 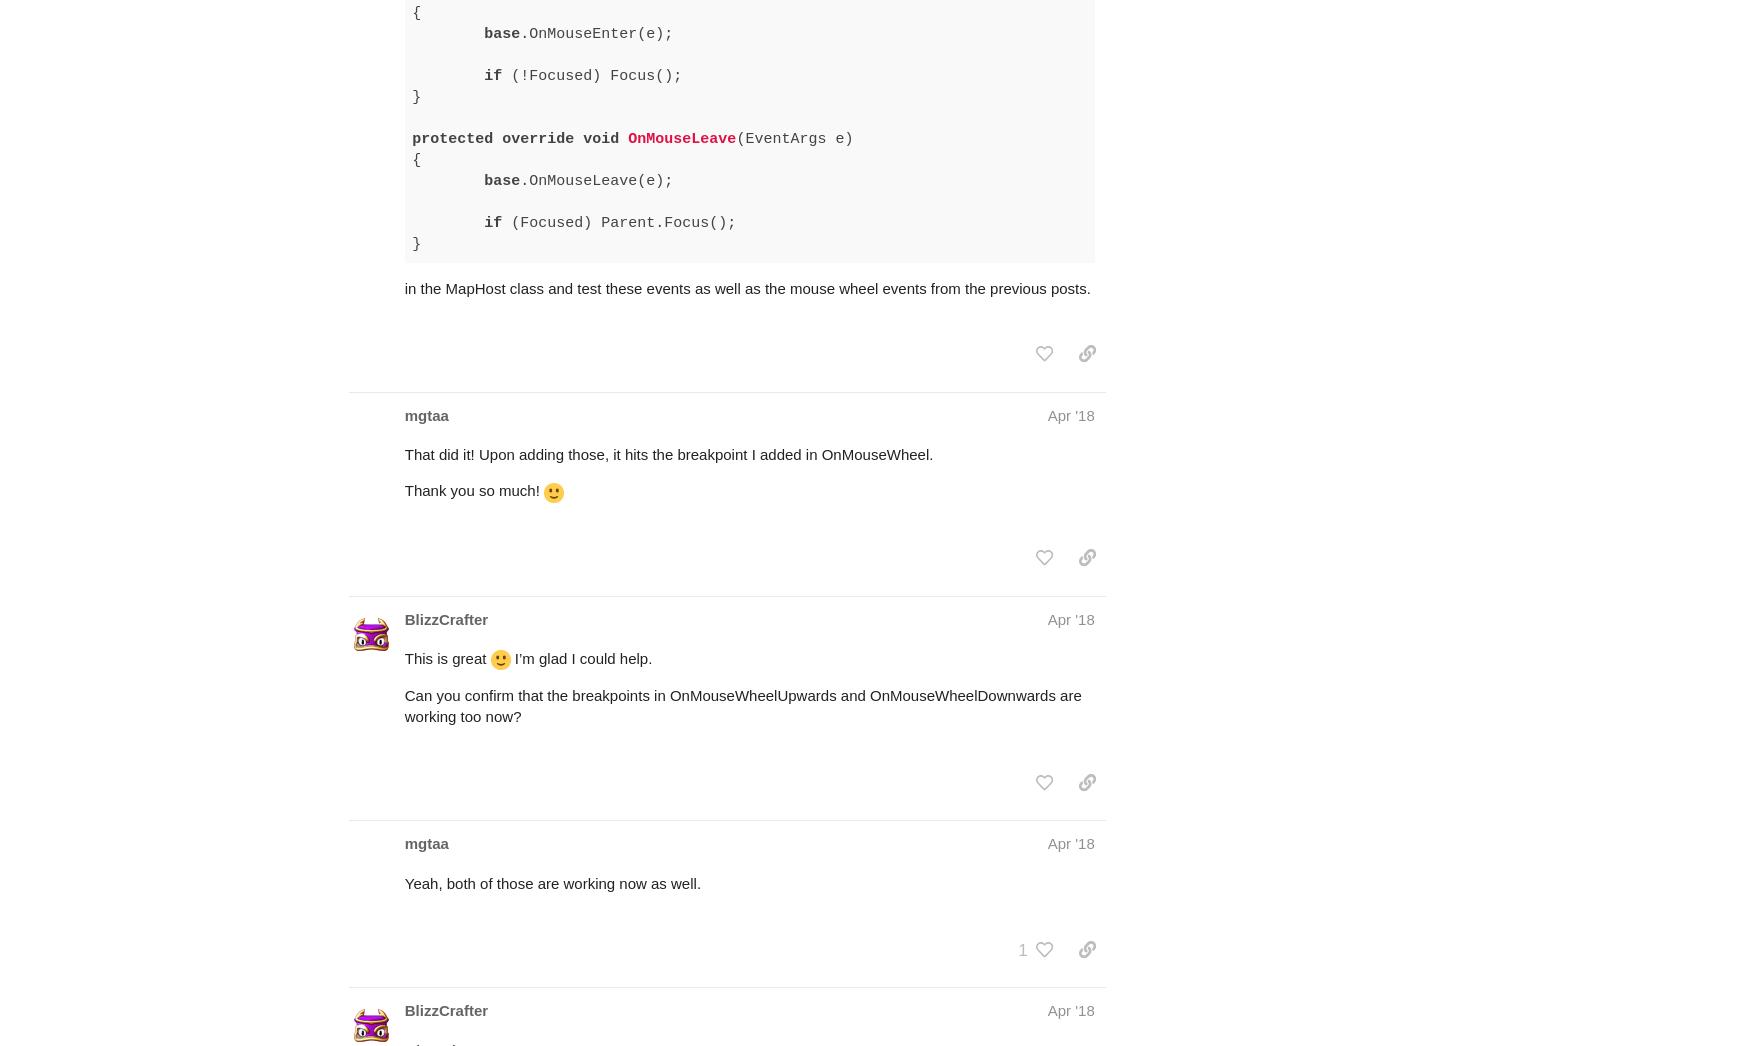 I want to click on 'Okay nice.', so click(x=439, y=970).